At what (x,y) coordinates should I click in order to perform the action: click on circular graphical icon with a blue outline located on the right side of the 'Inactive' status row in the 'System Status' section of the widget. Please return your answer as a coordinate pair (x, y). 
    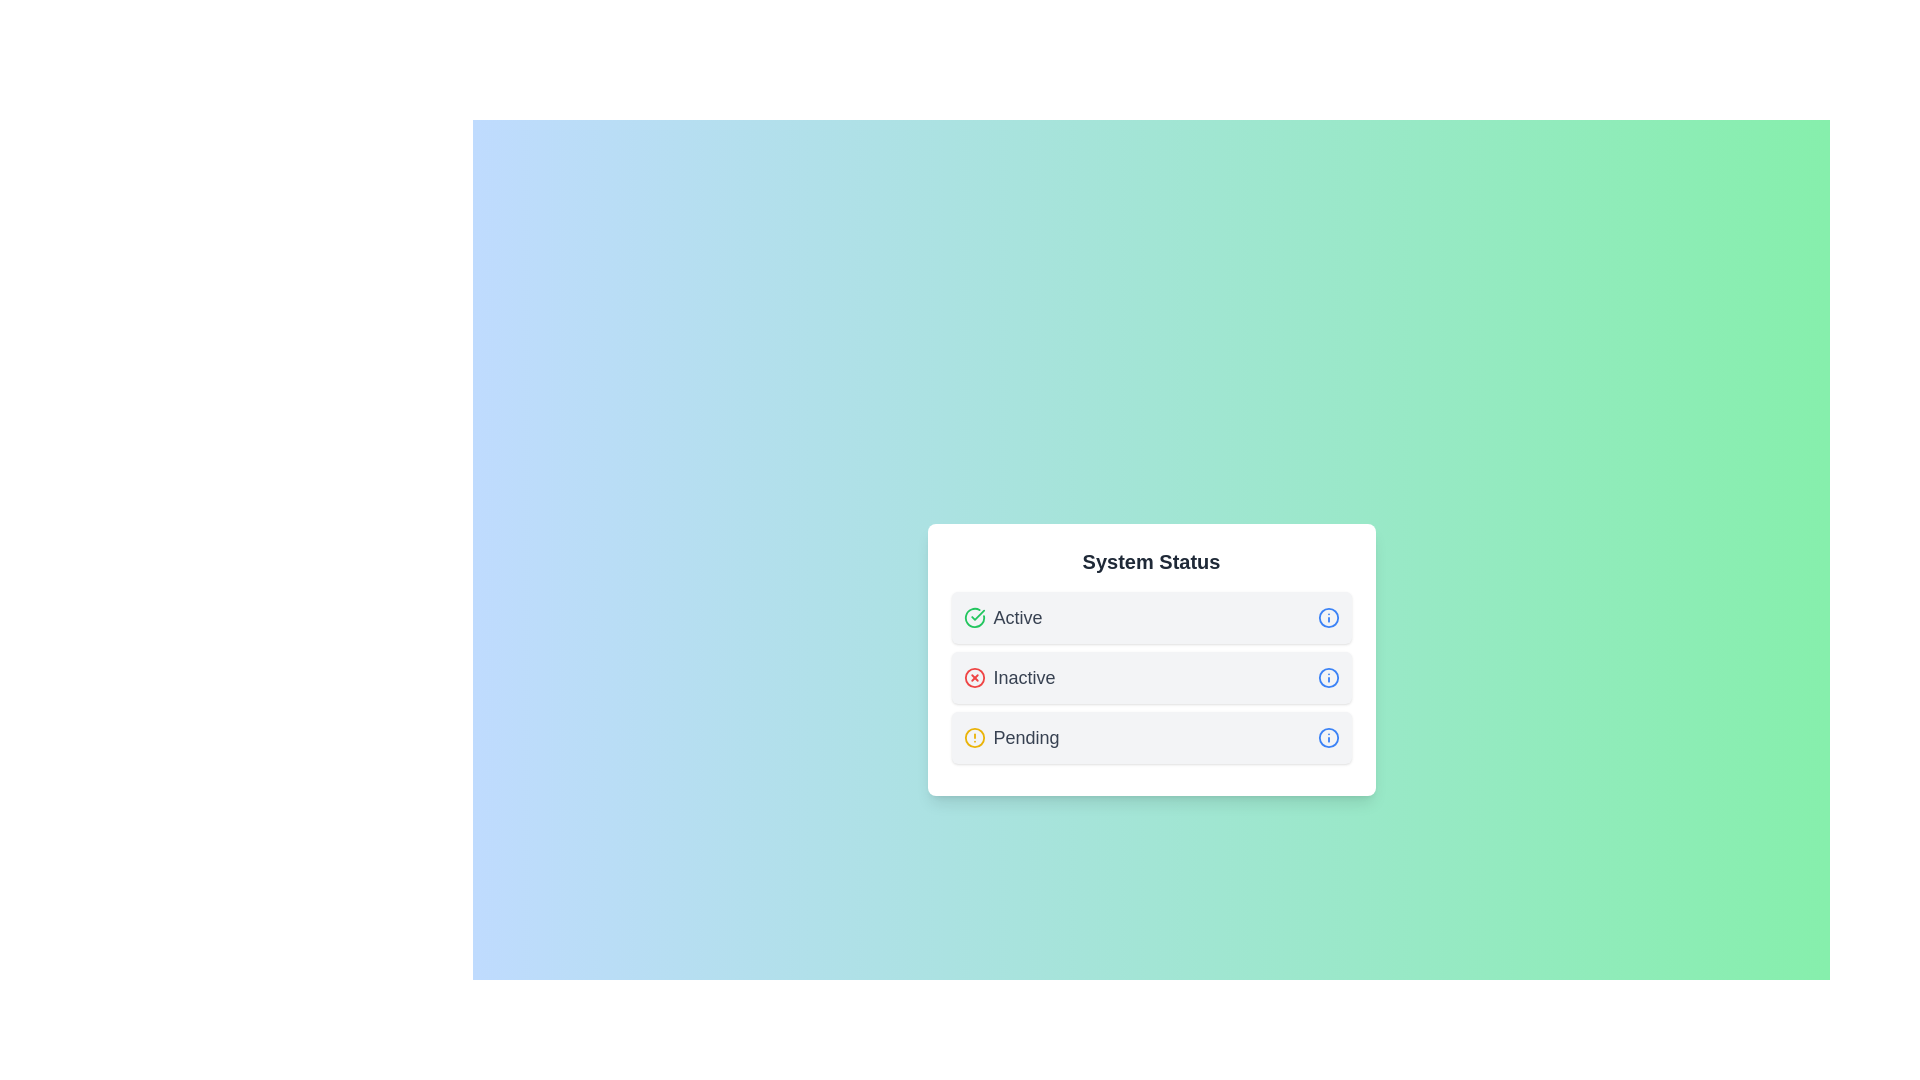
    Looking at the image, I should click on (1328, 677).